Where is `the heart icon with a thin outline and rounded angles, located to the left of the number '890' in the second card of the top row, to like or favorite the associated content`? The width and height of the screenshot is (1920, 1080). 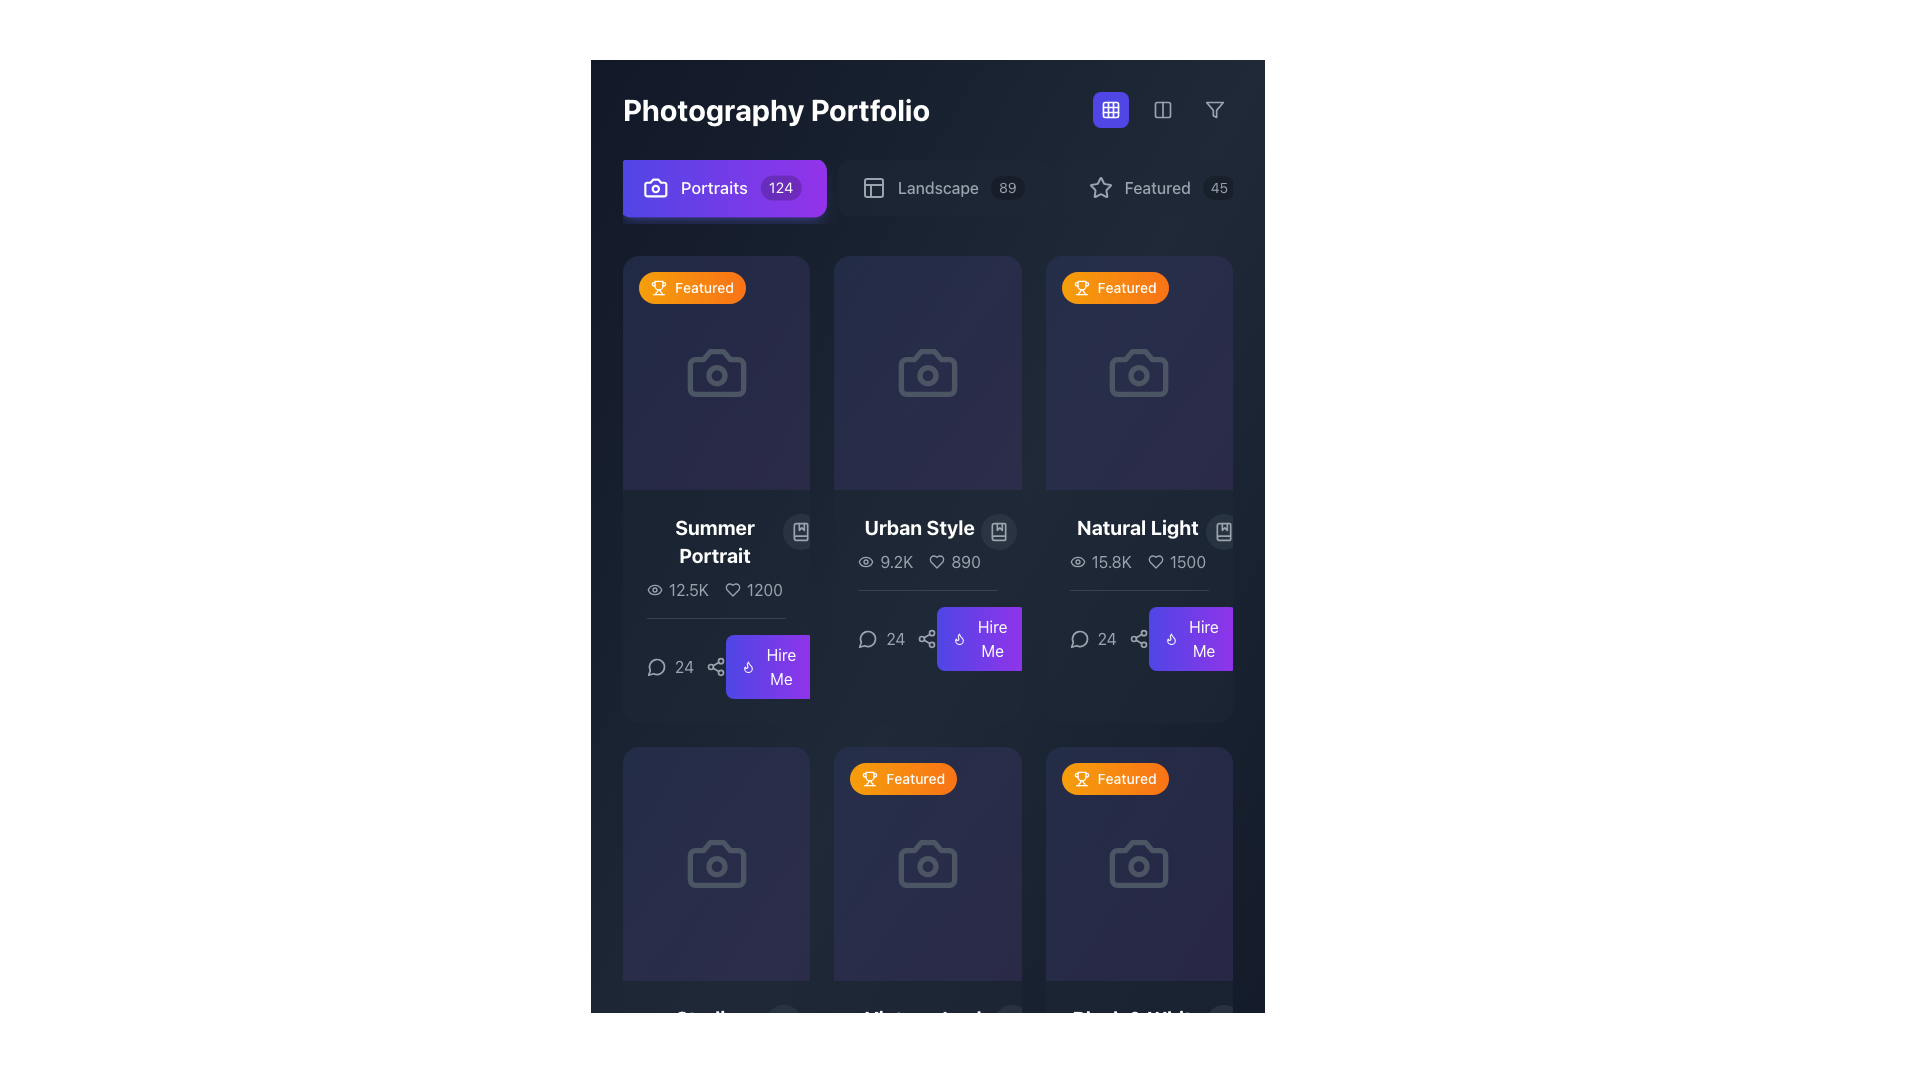 the heart icon with a thin outline and rounded angles, located to the left of the number '890' in the second card of the top row, to like or favorite the associated content is located at coordinates (936, 562).